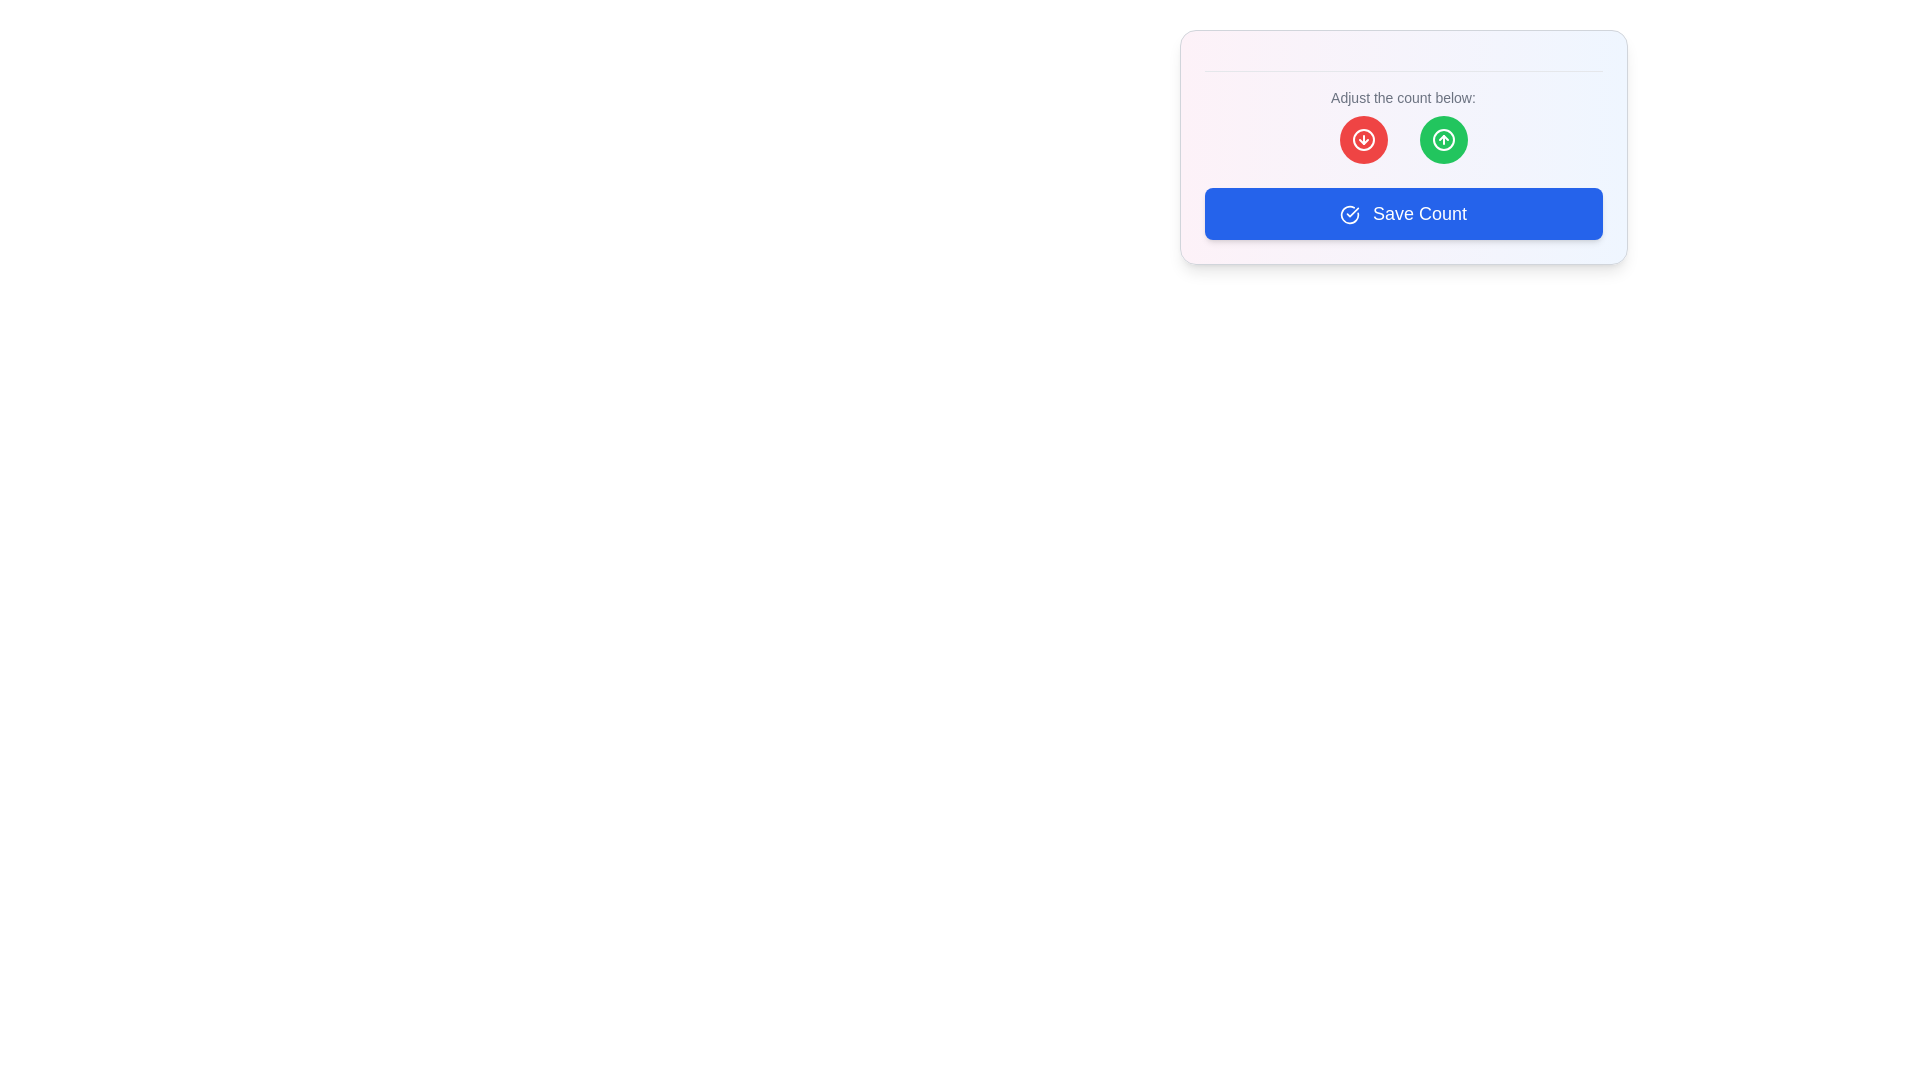  Describe the element at coordinates (1349, 215) in the screenshot. I see `the confirmation icon within the 'Save Count' button, located slightly to the left of the button's text` at that location.